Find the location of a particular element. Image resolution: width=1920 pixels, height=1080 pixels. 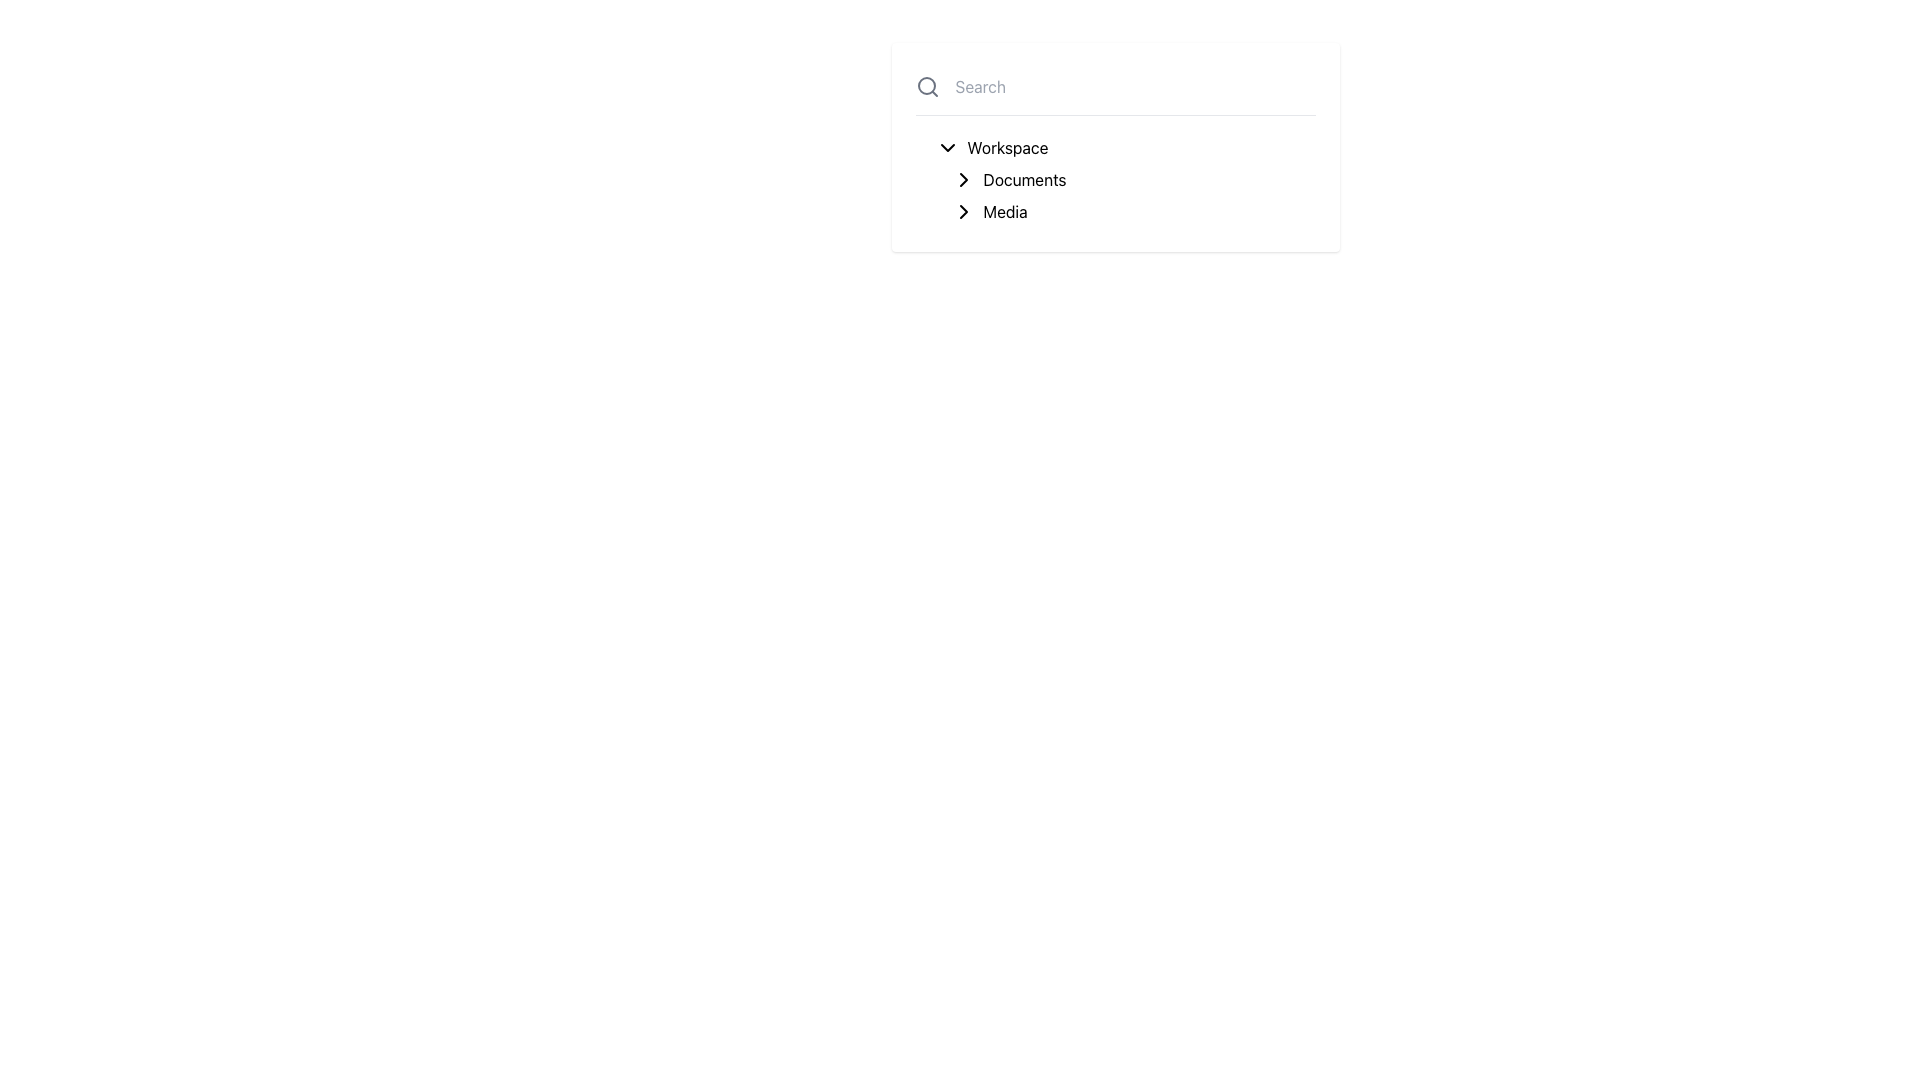

the 'Documents' navigation list item is located at coordinates (1131, 180).